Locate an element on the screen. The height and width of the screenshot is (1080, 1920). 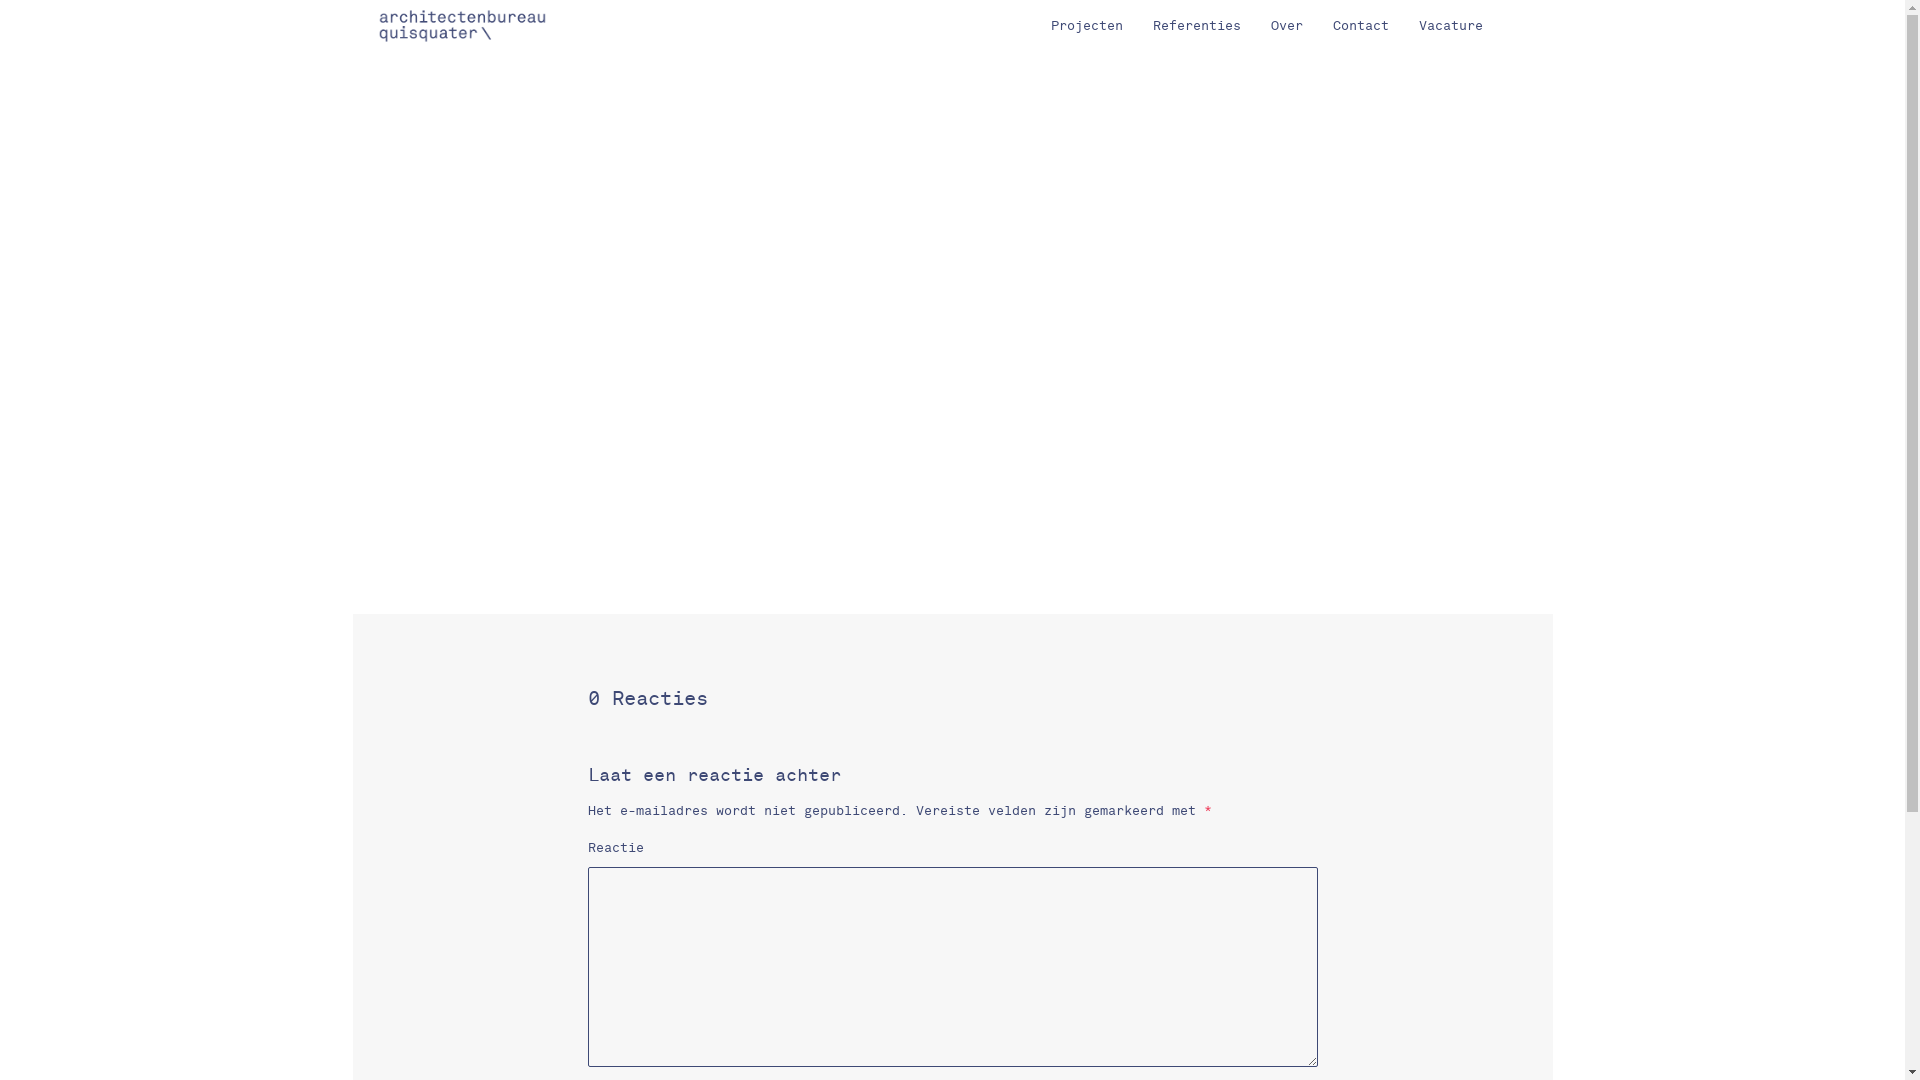
'Over' is located at coordinates (1255, 26).